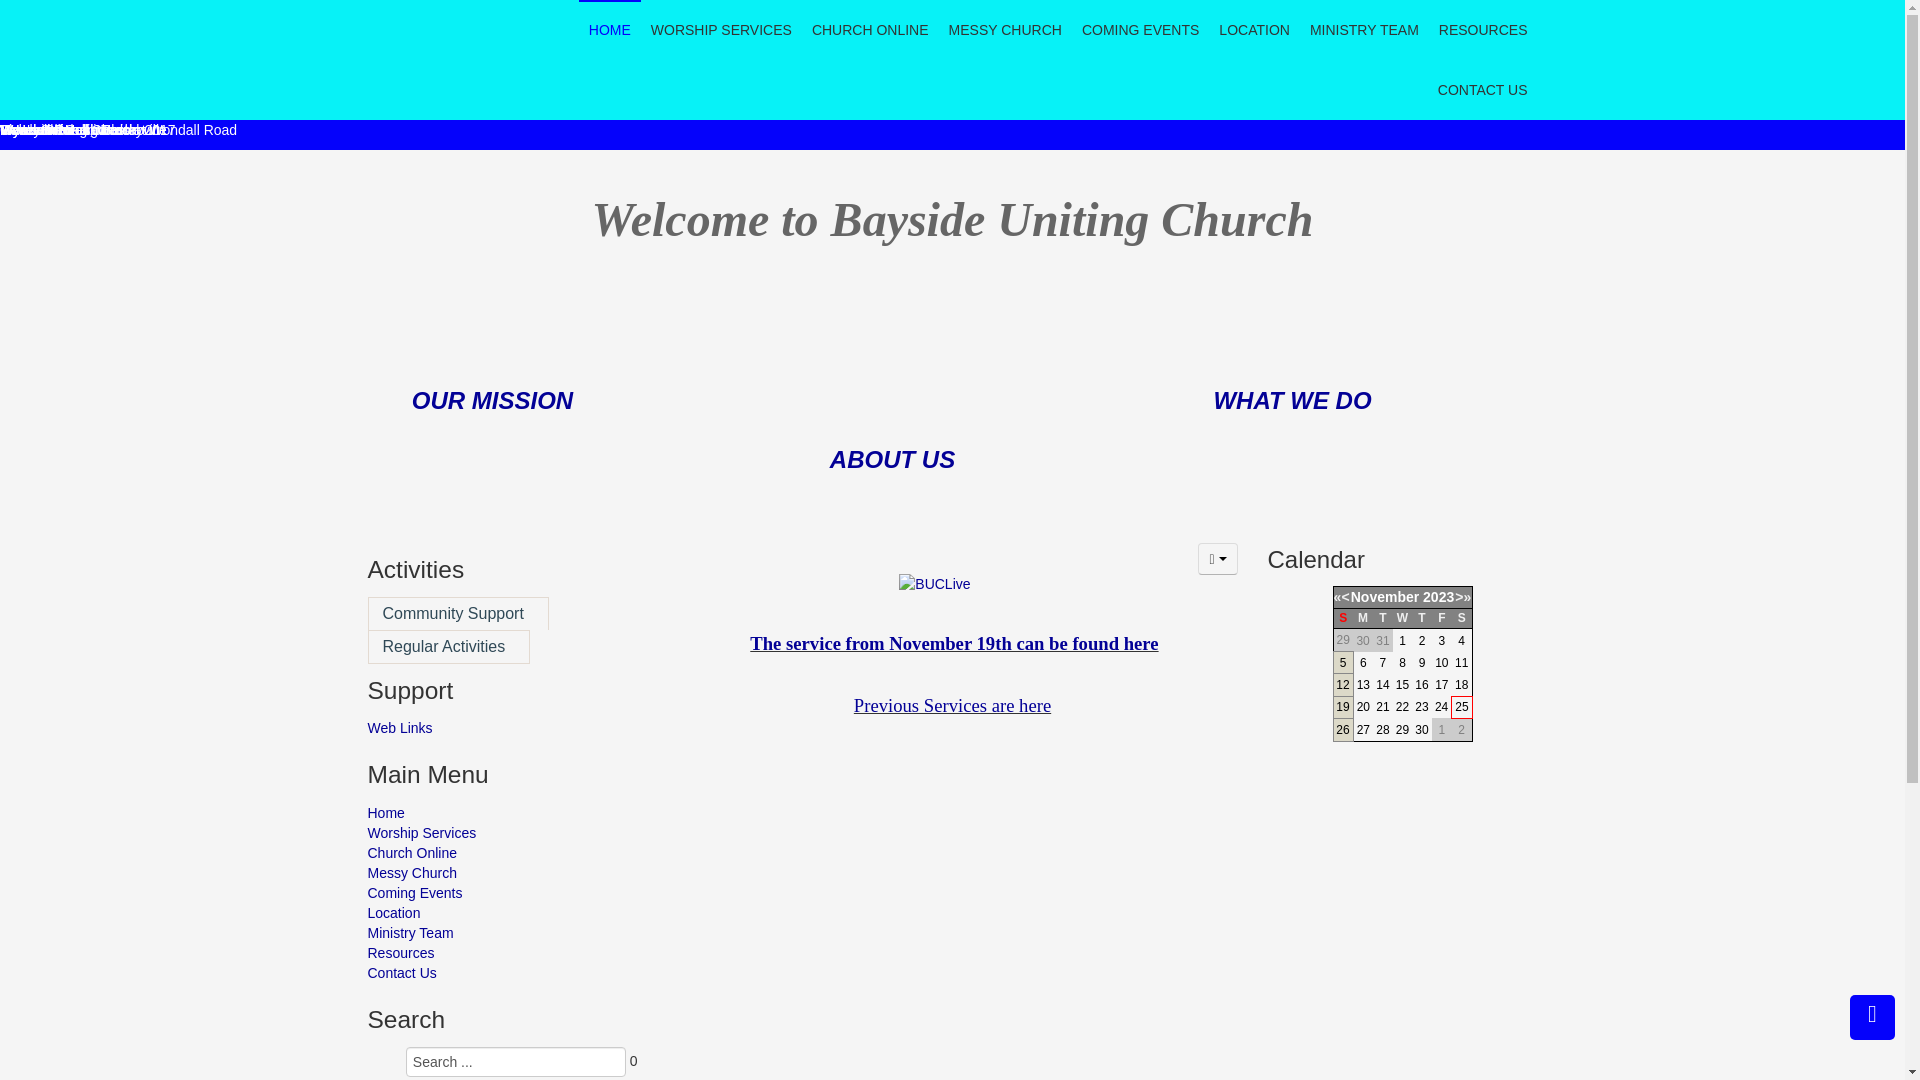 This screenshot has width=1920, height=1080. What do you see at coordinates (1420, 684) in the screenshot?
I see `'16'` at bounding box center [1420, 684].